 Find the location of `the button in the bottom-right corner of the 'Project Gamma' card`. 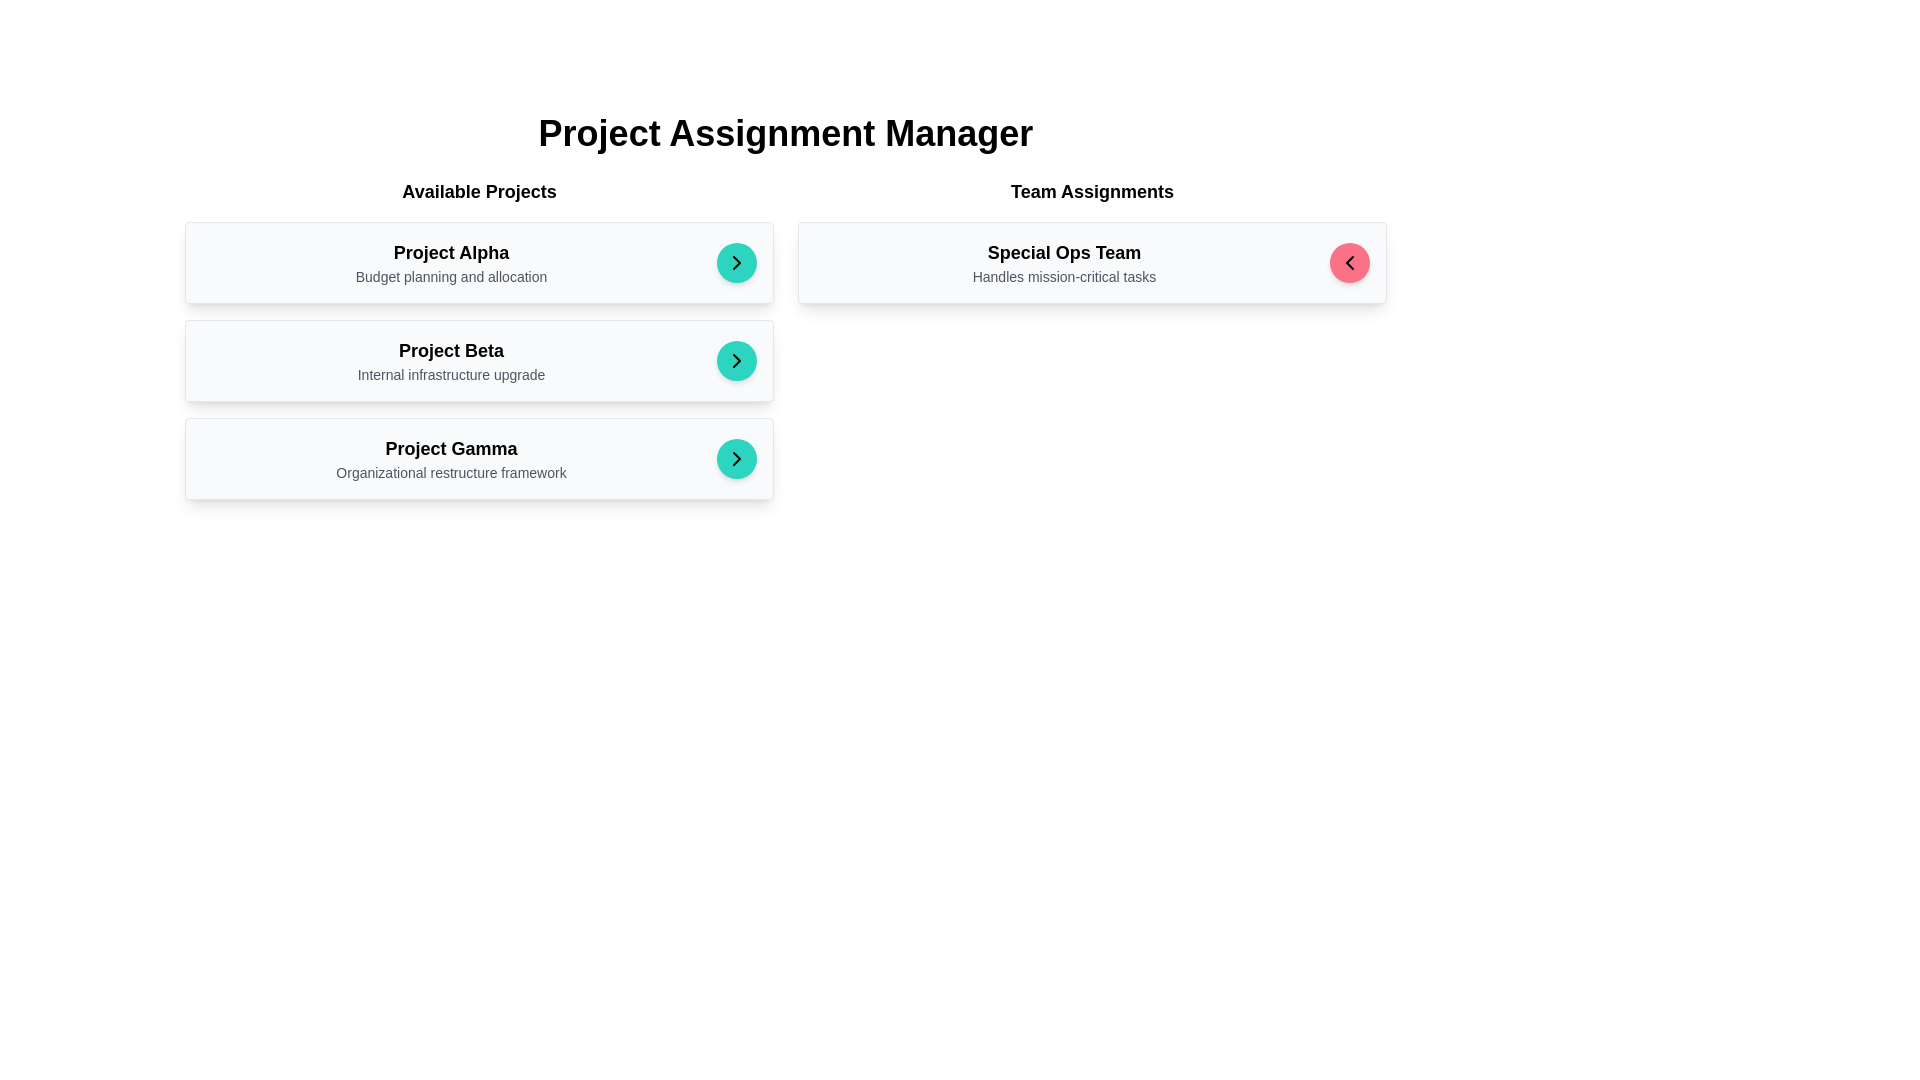

the button in the bottom-right corner of the 'Project Gamma' card is located at coordinates (736, 459).